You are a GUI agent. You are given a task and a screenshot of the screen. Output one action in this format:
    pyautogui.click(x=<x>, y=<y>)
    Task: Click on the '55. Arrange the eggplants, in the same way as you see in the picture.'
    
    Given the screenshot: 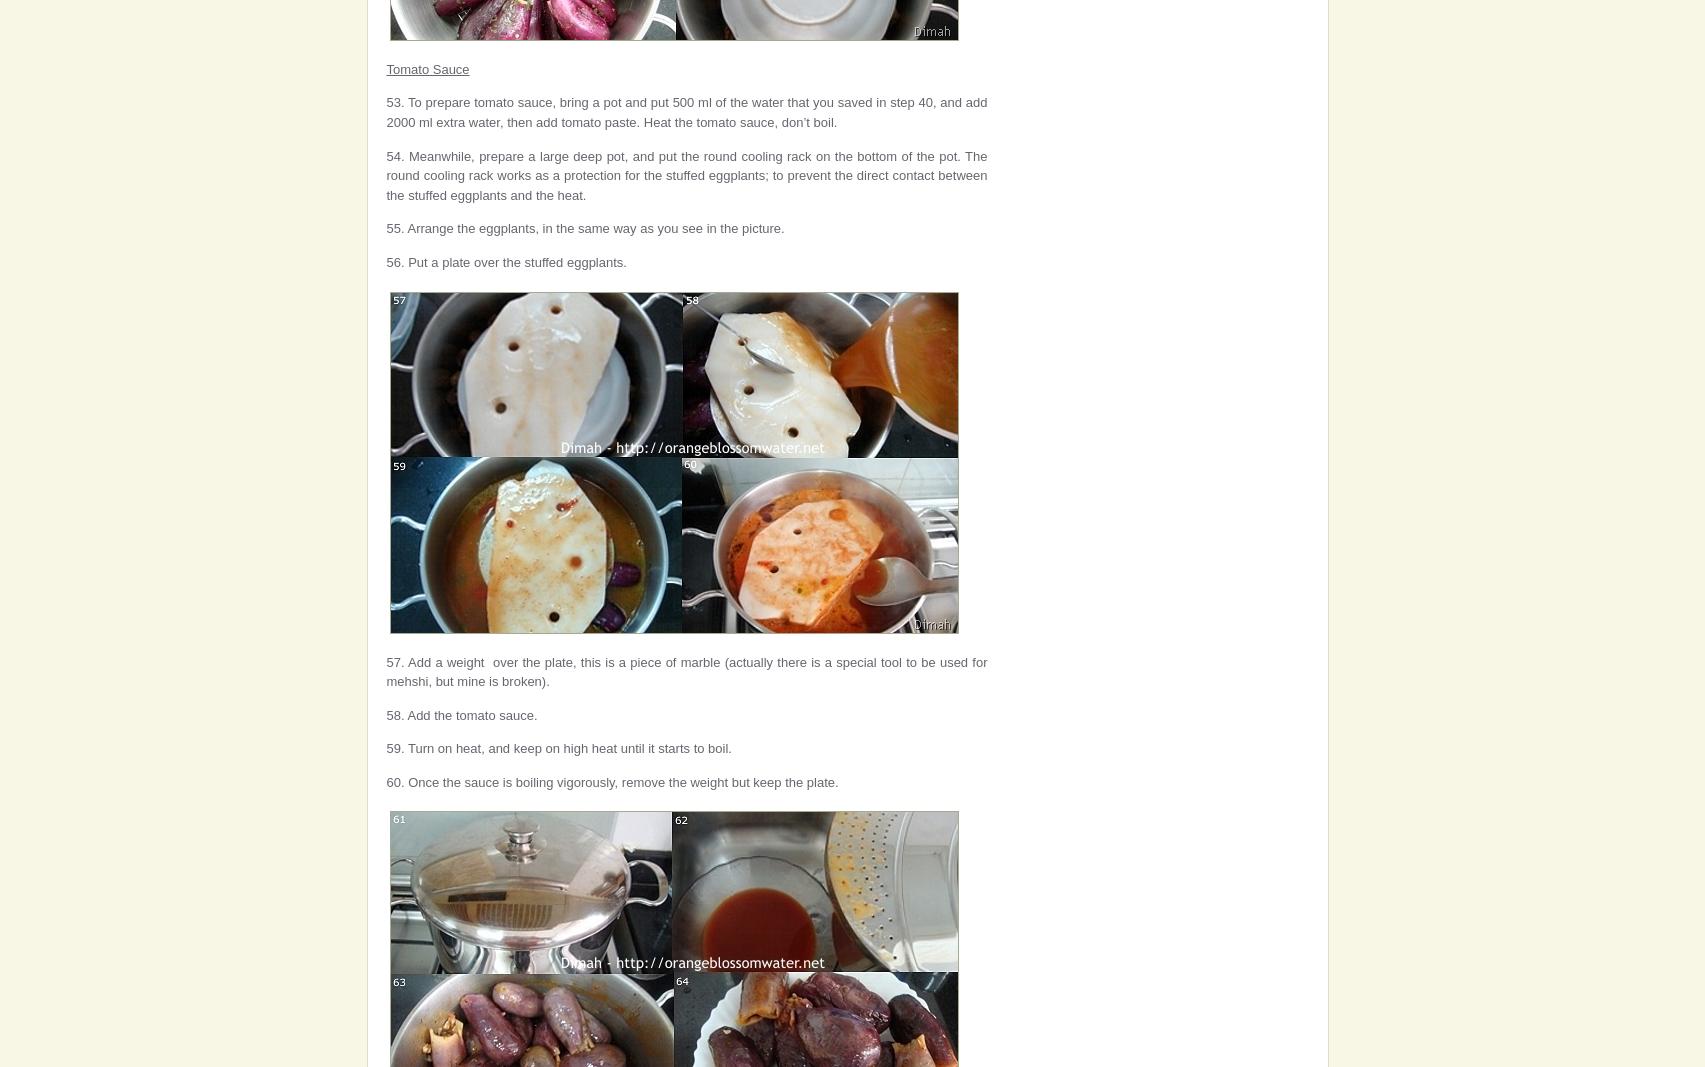 What is the action you would take?
    pyautogui.click(x=385, y=228)
    